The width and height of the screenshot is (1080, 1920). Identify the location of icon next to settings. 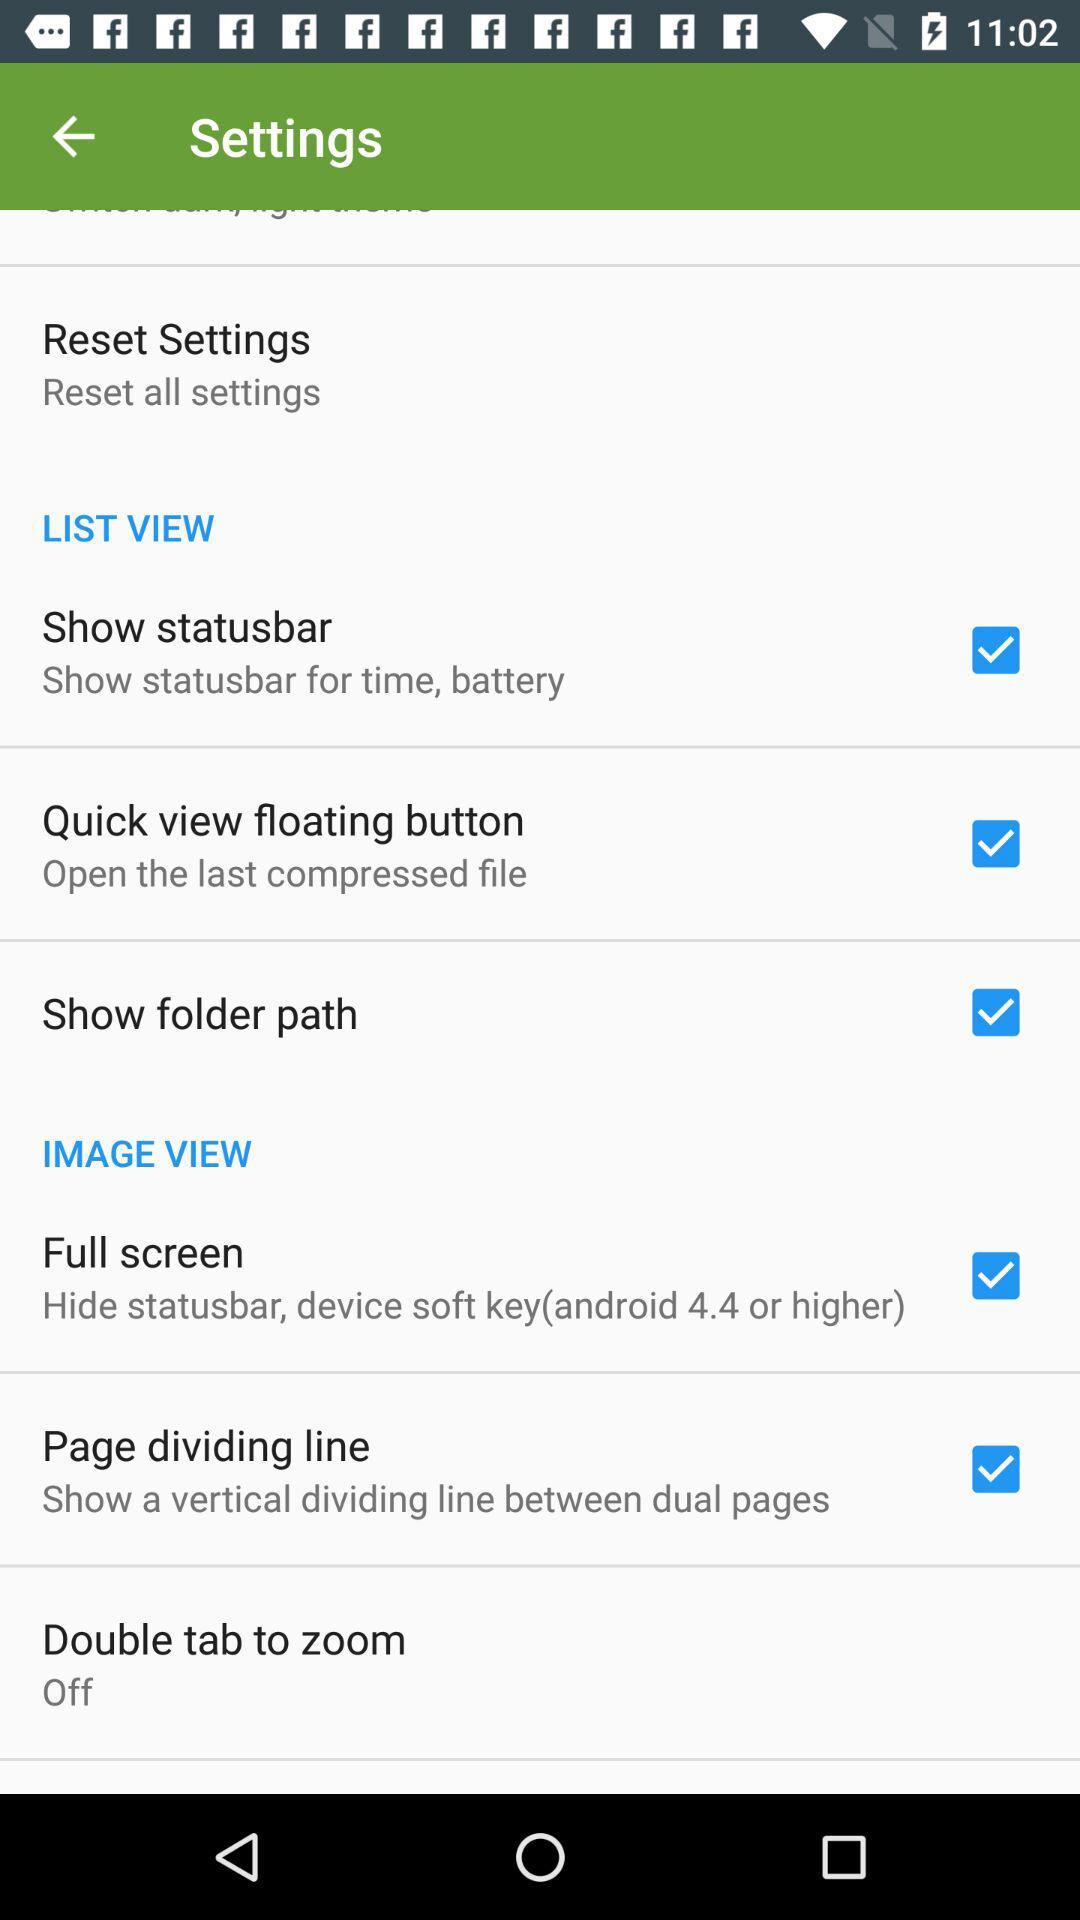
(72, 135).